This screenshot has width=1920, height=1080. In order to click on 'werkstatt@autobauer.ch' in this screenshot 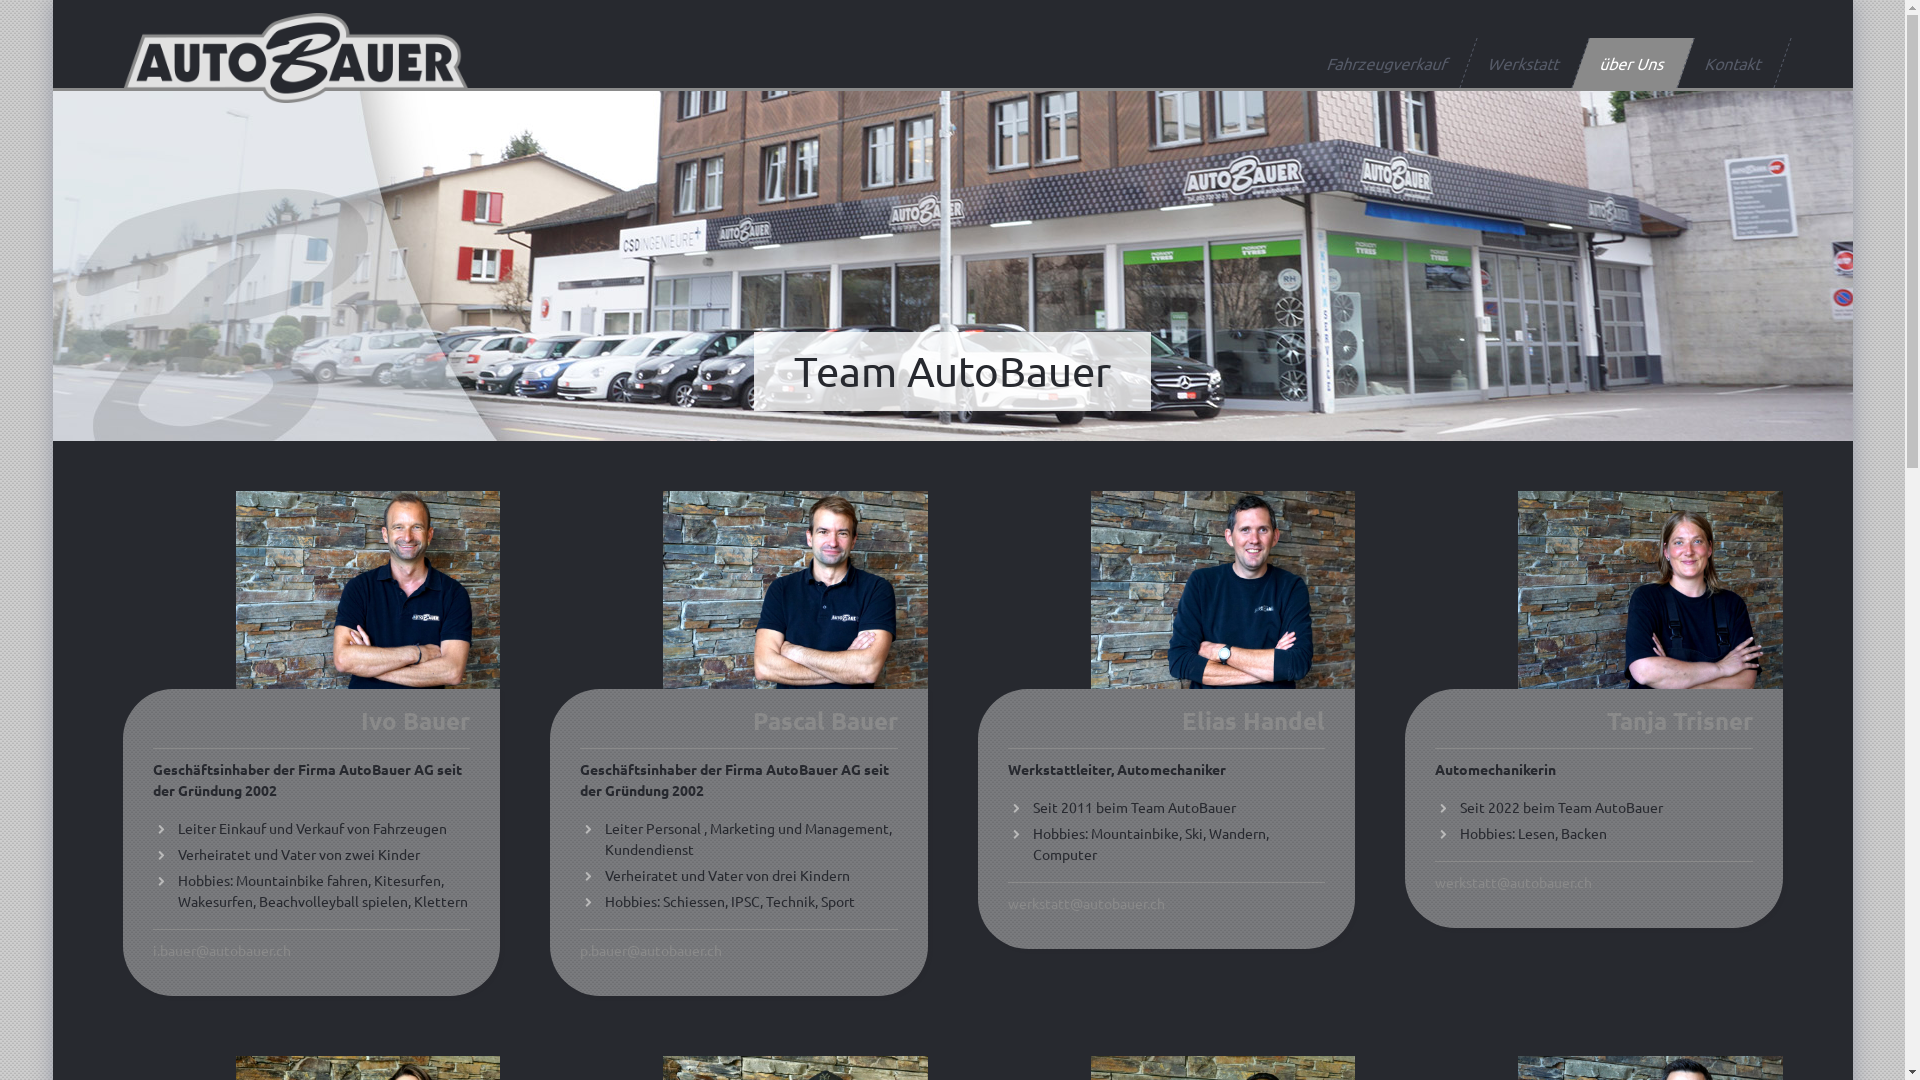, I will do `click(1085, 902)`.